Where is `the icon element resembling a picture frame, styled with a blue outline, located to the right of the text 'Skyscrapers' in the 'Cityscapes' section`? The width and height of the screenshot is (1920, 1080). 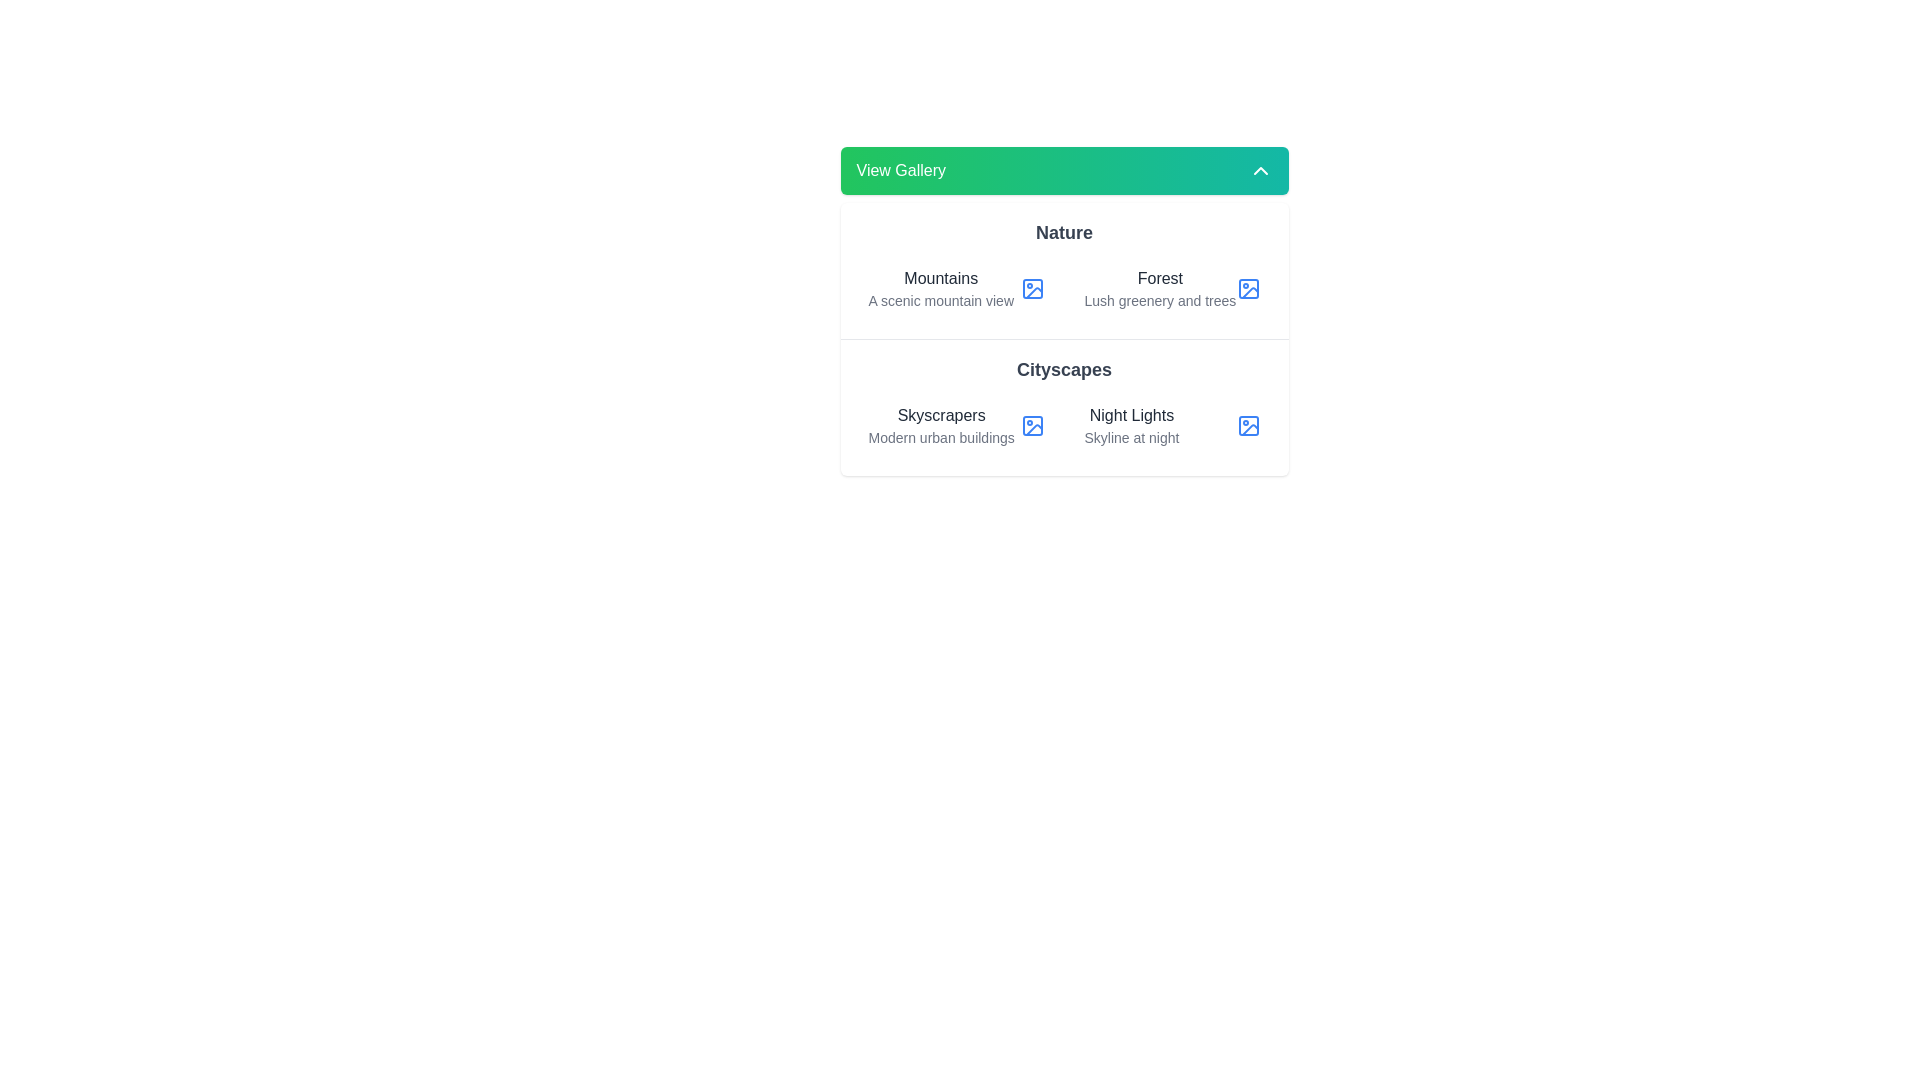
the icon element resembling a picture frame, styled with a blue outline, located to the right of the text 'Skyscrapers' in the 'Cityscapes' section is located at coordinates (1032, 424).